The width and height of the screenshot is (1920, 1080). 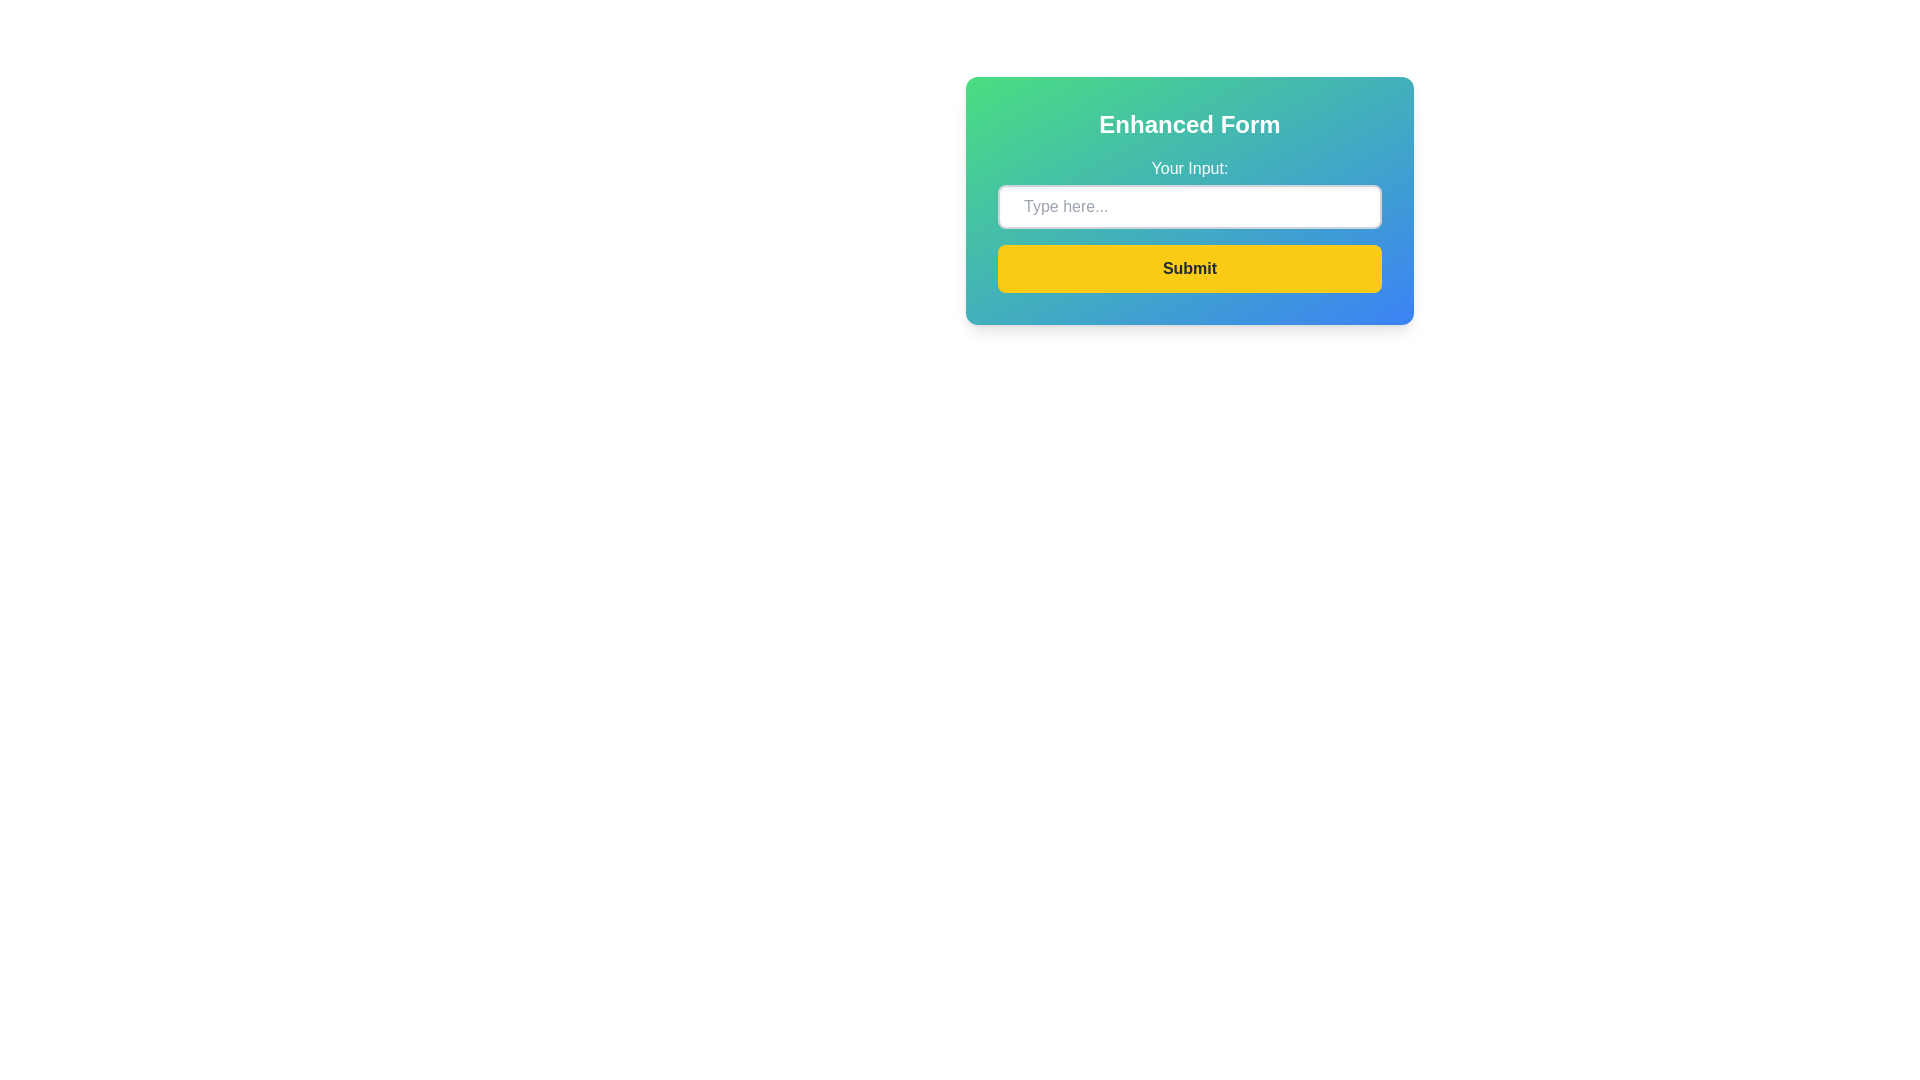 What do you see at coordinates (1190, 168) in the screenshot?
I see `the Label element displaying 'Your Input:' which is located at the top of the form section, above the text input field, characterized by a prominent white font on a gradient background from green to blue` at bounding box center [1190, 168].